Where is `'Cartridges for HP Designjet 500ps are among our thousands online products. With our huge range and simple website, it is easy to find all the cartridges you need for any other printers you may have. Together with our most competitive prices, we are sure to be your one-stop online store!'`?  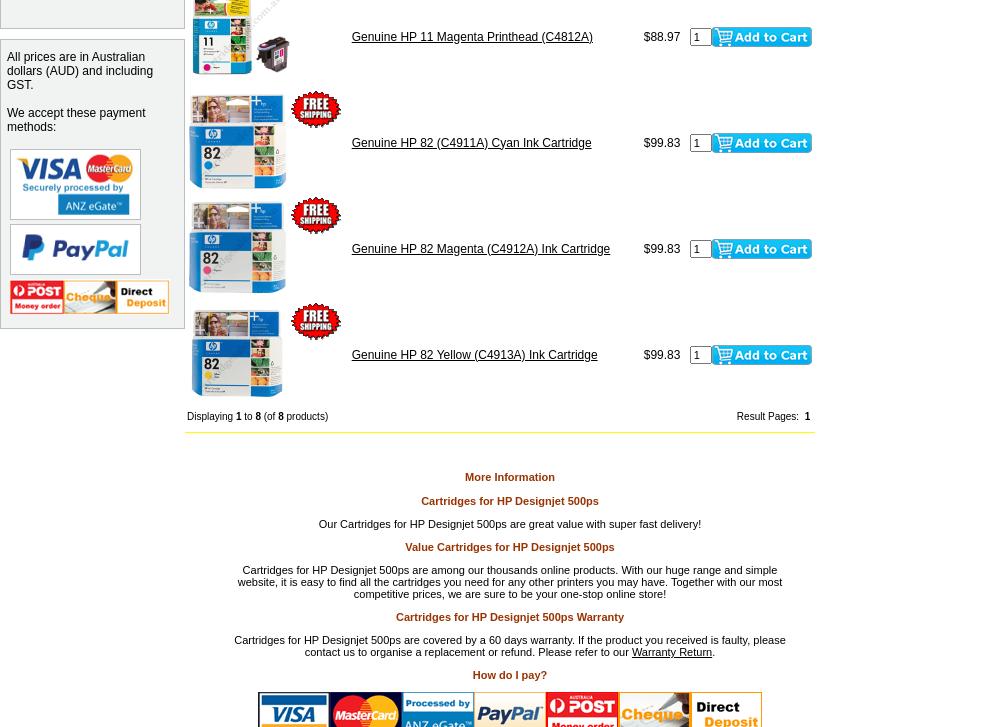 'Cartridges for HP Designjet 500ps are among our thousands online products. With our huge range and simple website, it is easy to find all the cartridges you need for any other printers you may have. Together with our most competitive prices, we are sure to be your one-stop online store!' is located at coordinates (509, 581).